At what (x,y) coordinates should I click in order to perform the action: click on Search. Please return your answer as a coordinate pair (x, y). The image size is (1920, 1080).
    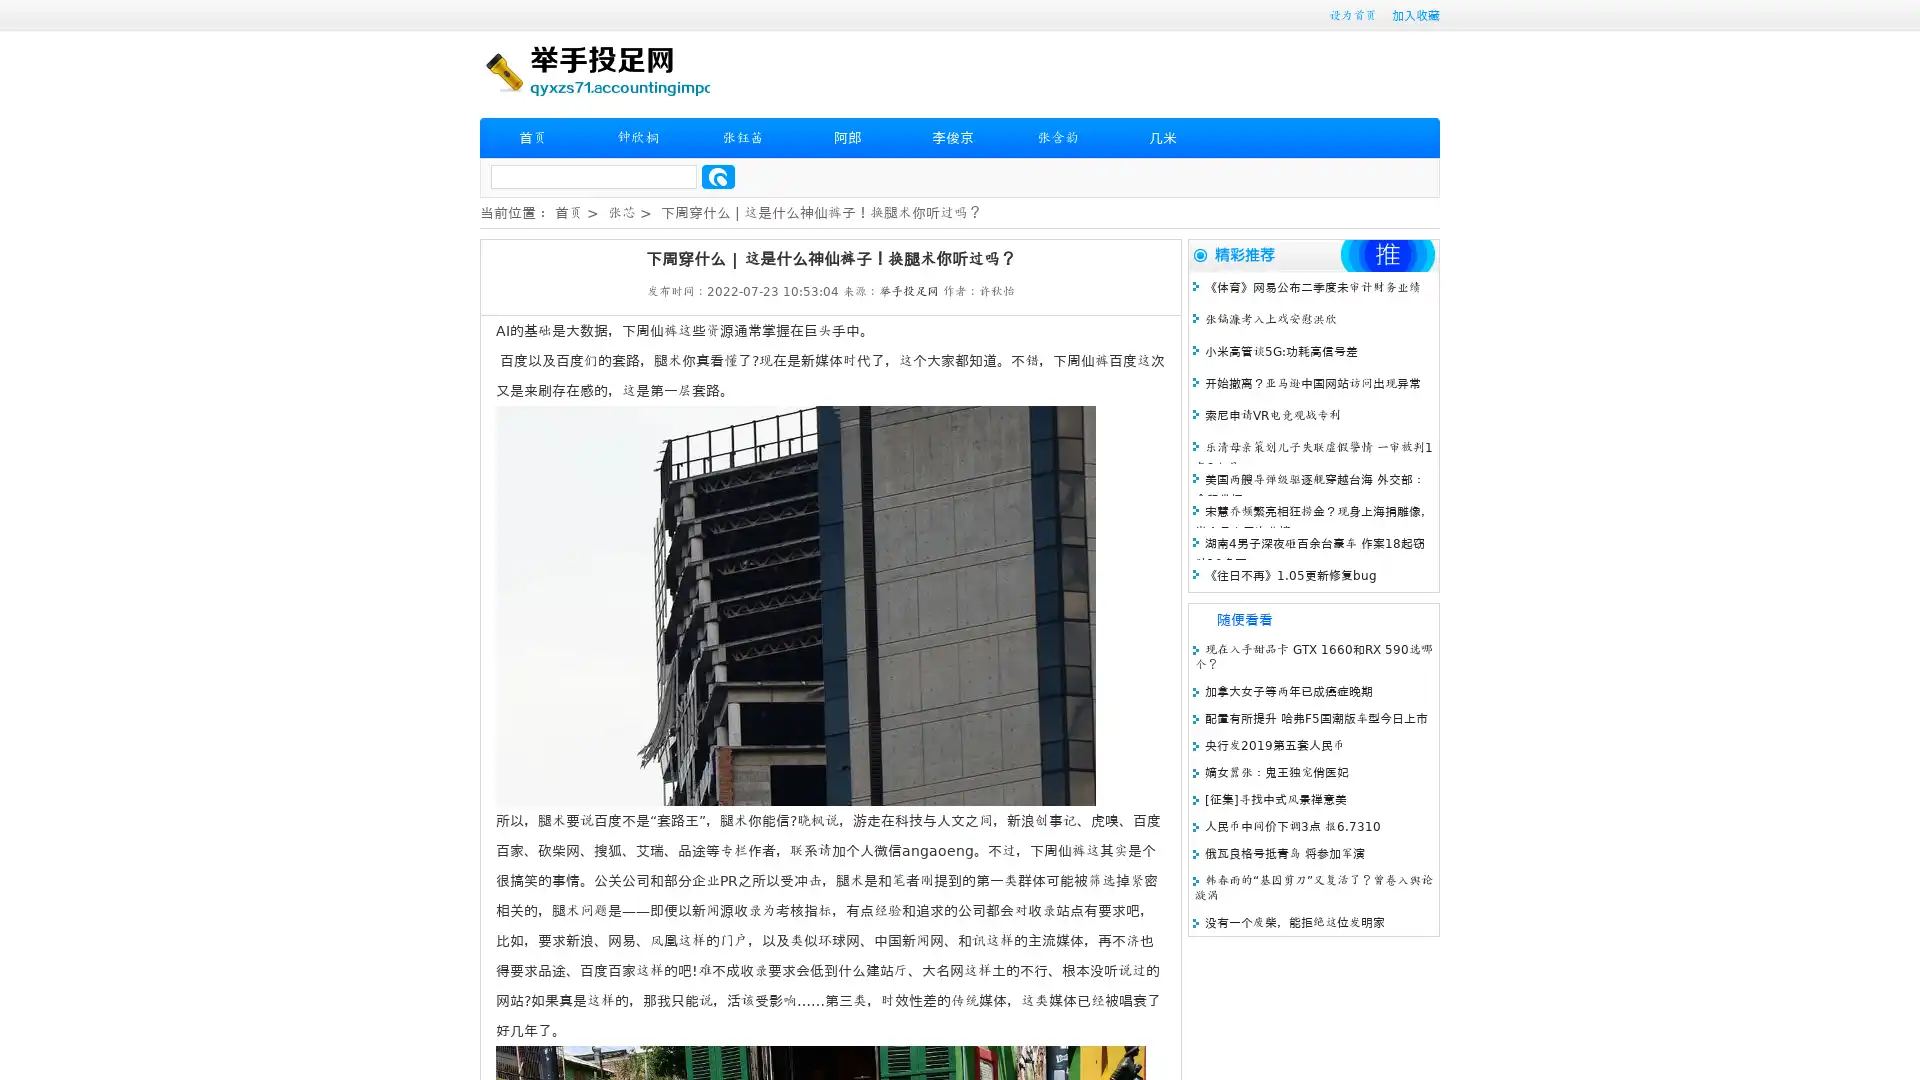
    Looking at the image, I should click on (718, 176).